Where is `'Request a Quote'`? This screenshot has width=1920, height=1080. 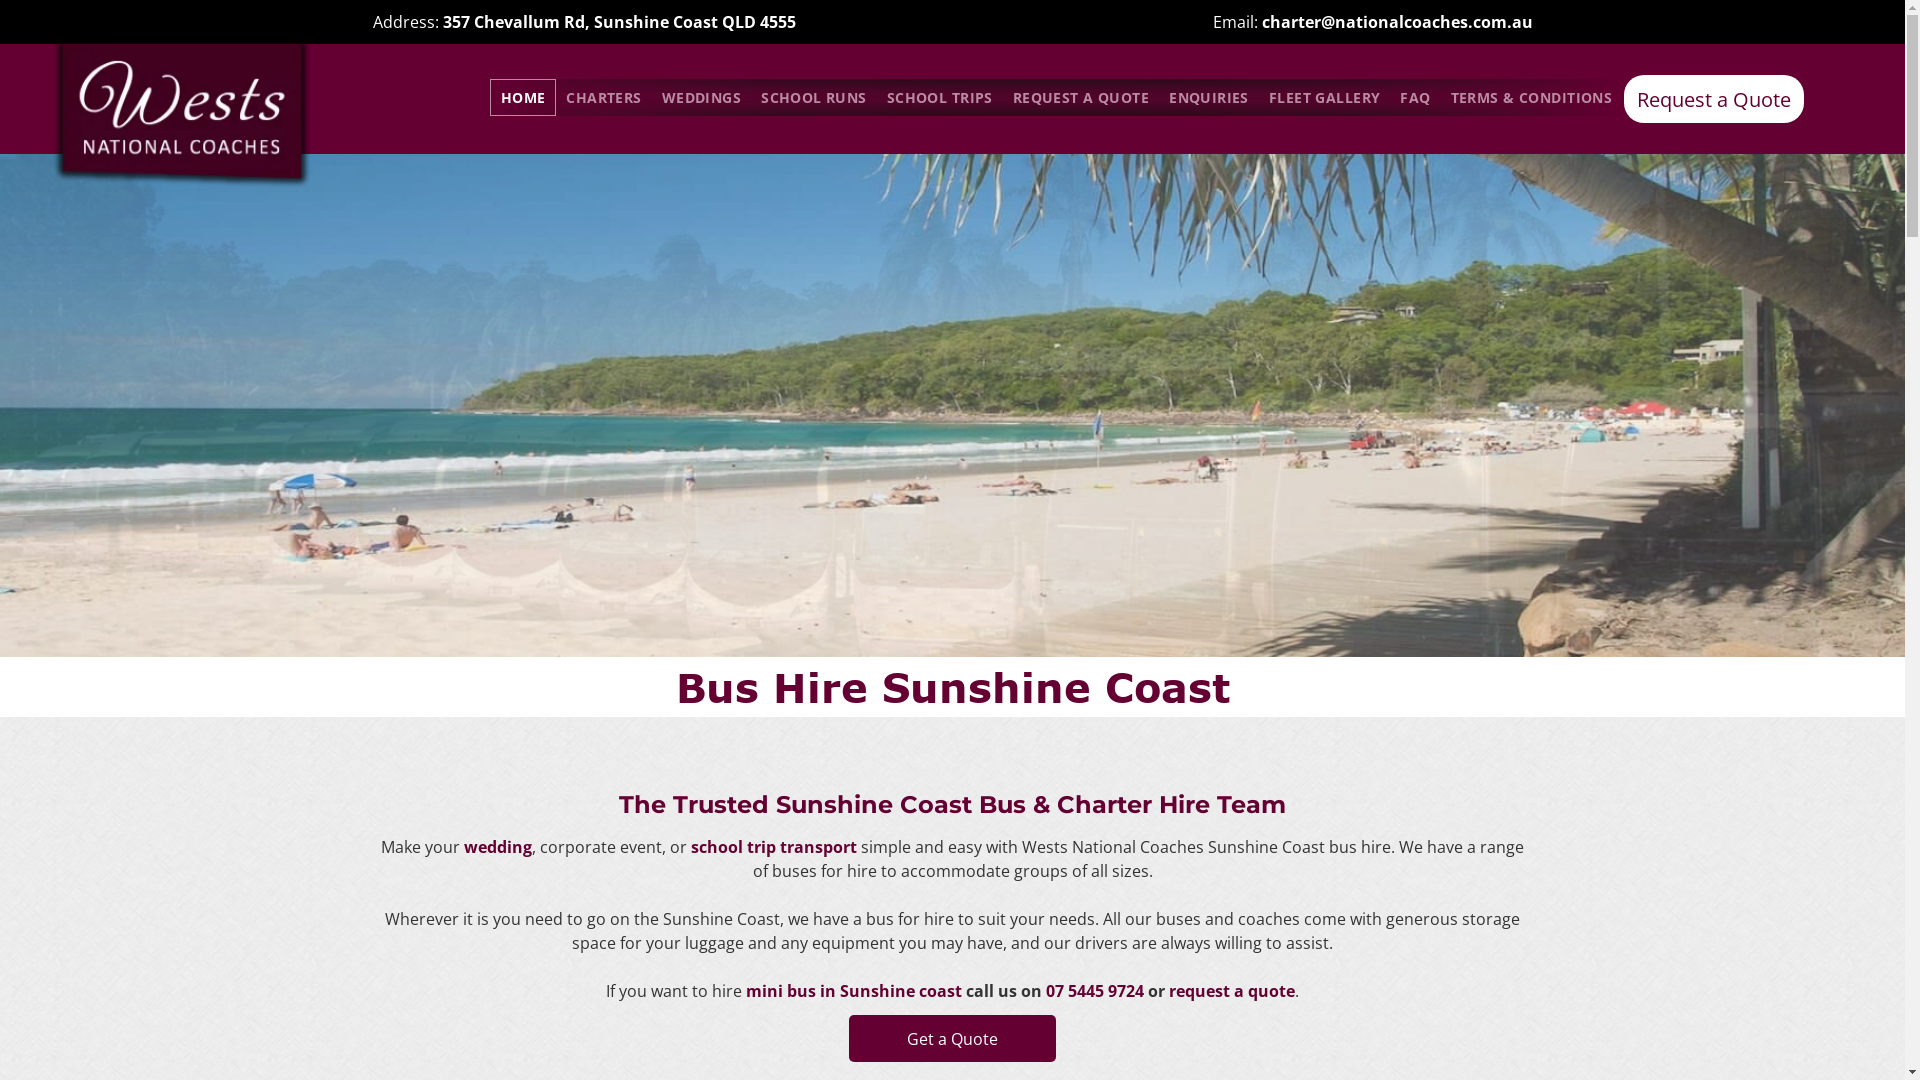
'Request a Quote' is located at coordinates (1712, 99).